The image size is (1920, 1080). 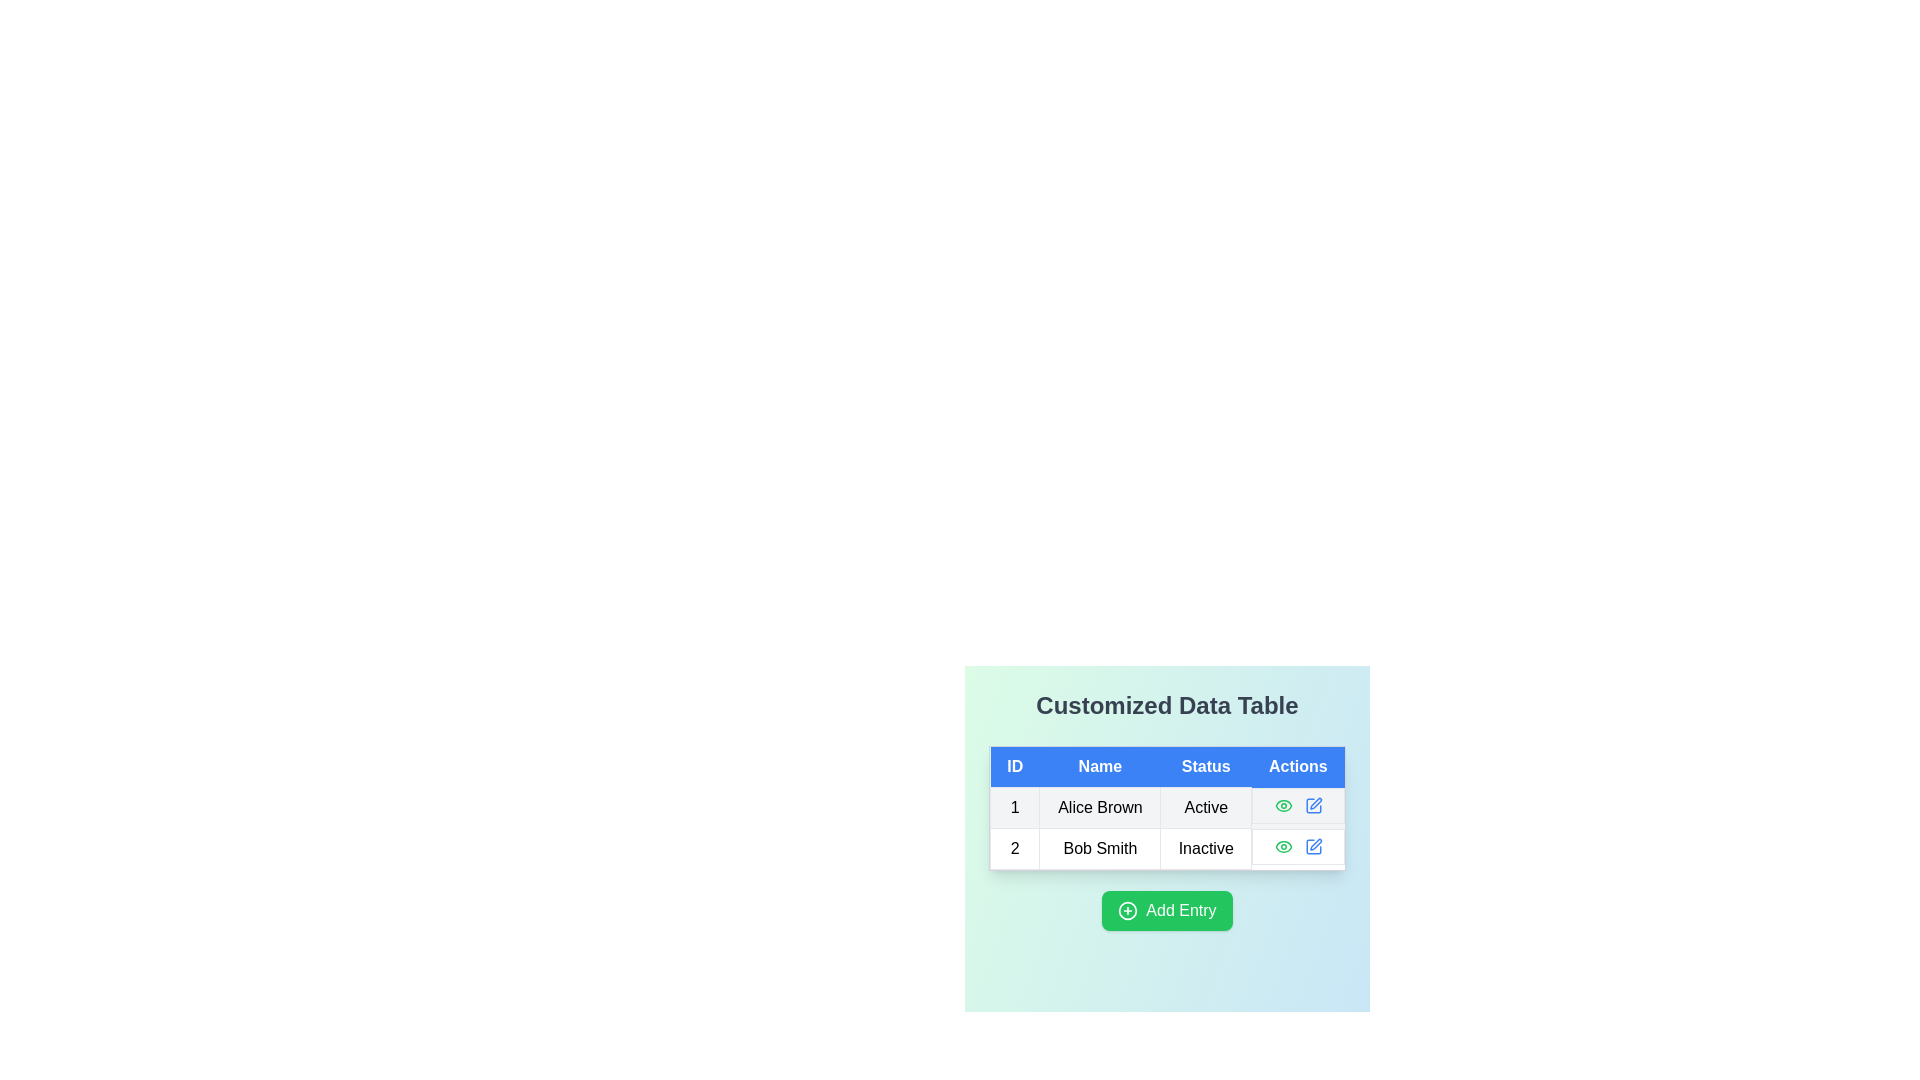 I want to click on the 'Name' column header in the data table, which is the second column header positioned between the 'ID' header and the 'Status' header, so click(x=1099, y=766).